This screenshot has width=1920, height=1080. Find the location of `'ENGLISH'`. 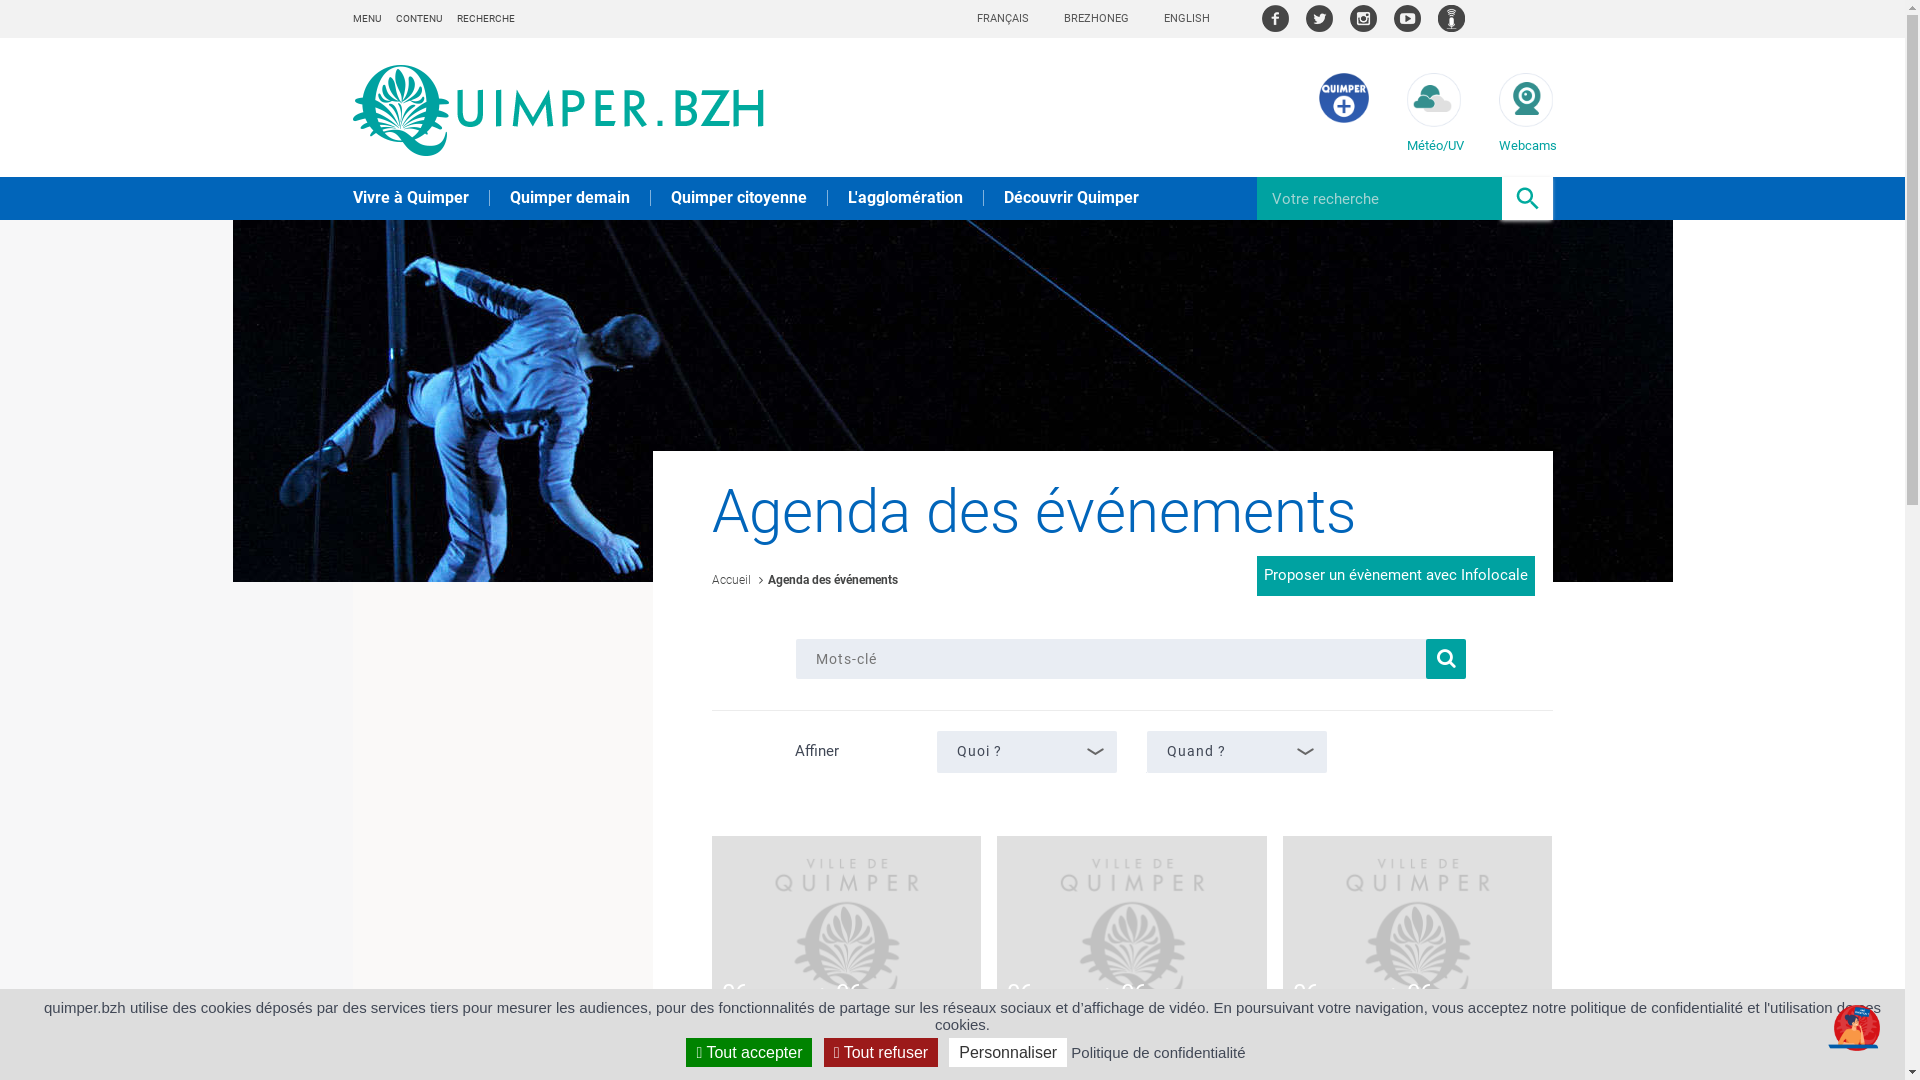

'ENGLISH' is located at coordinates (1186, 18).